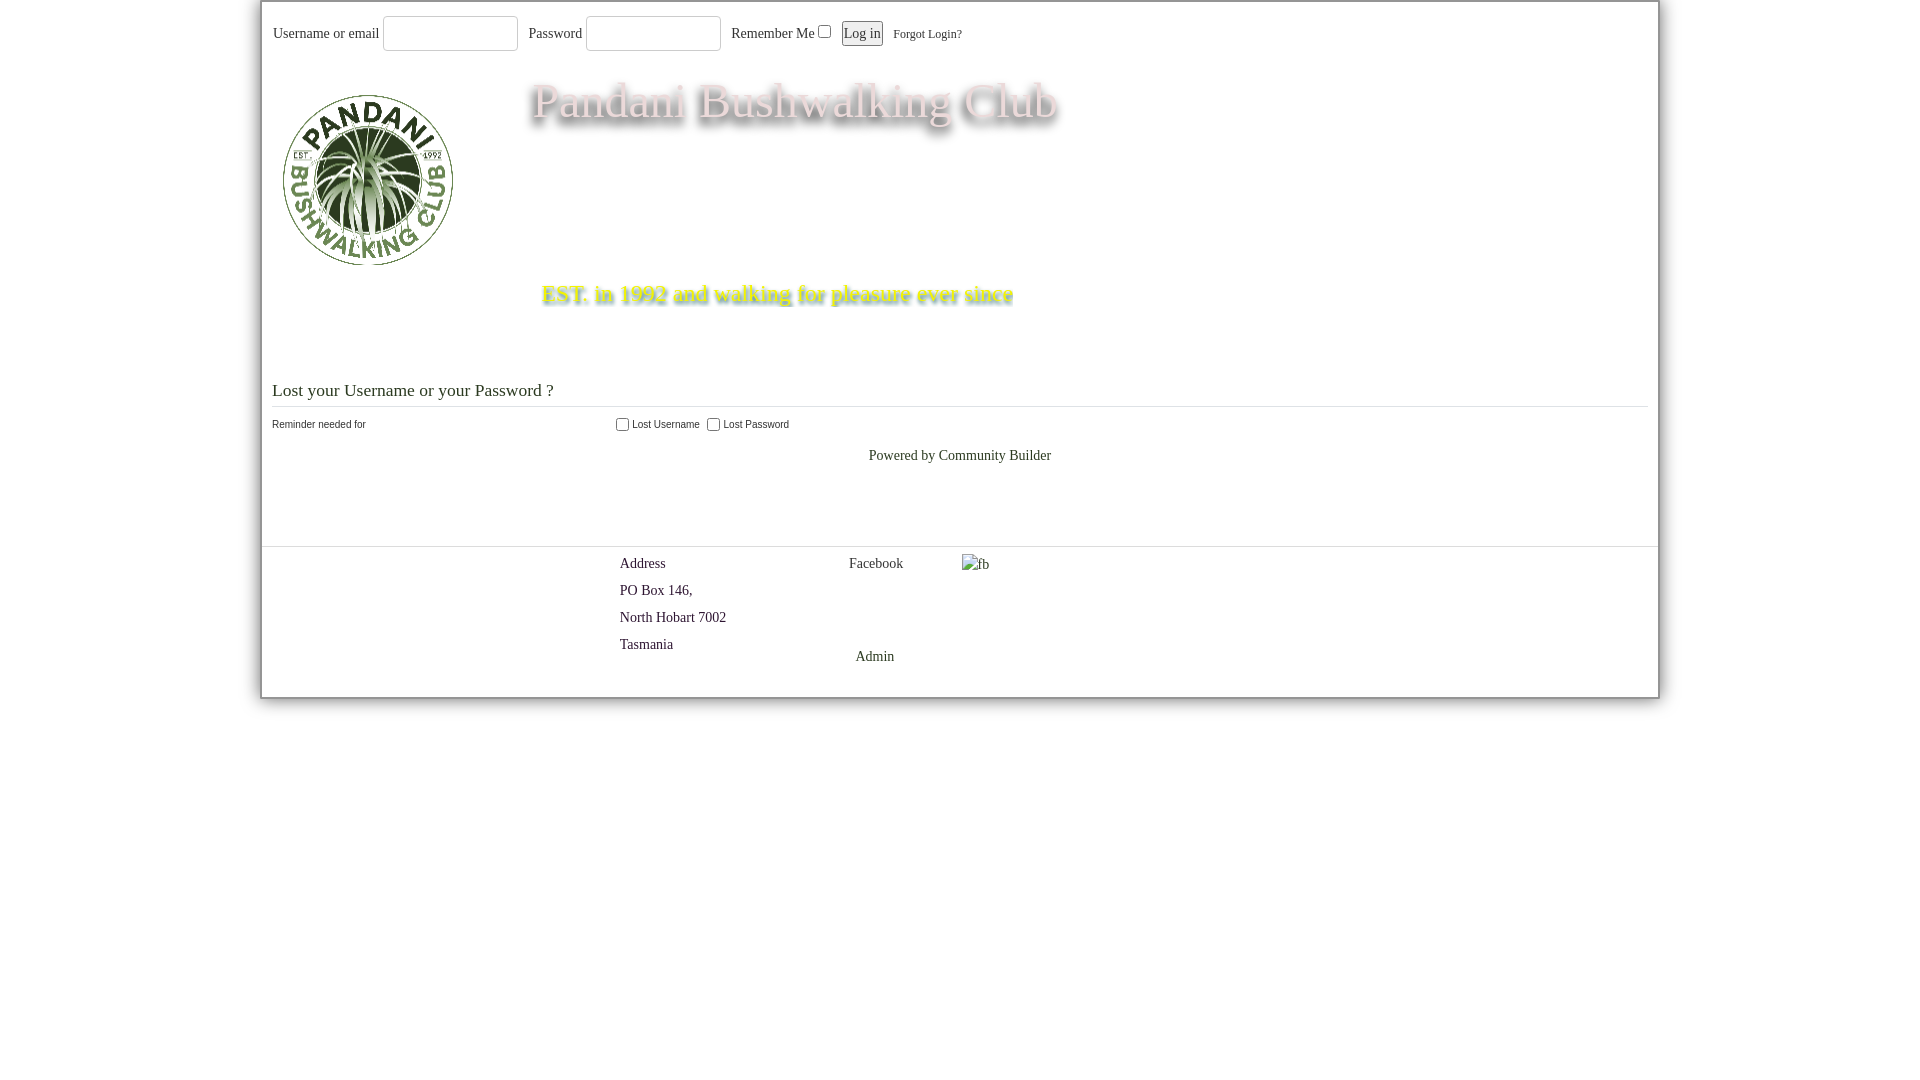 The image size is (1920, 1080). I want to click on 'Pandani Bushwalking Club', so click(793, 100).